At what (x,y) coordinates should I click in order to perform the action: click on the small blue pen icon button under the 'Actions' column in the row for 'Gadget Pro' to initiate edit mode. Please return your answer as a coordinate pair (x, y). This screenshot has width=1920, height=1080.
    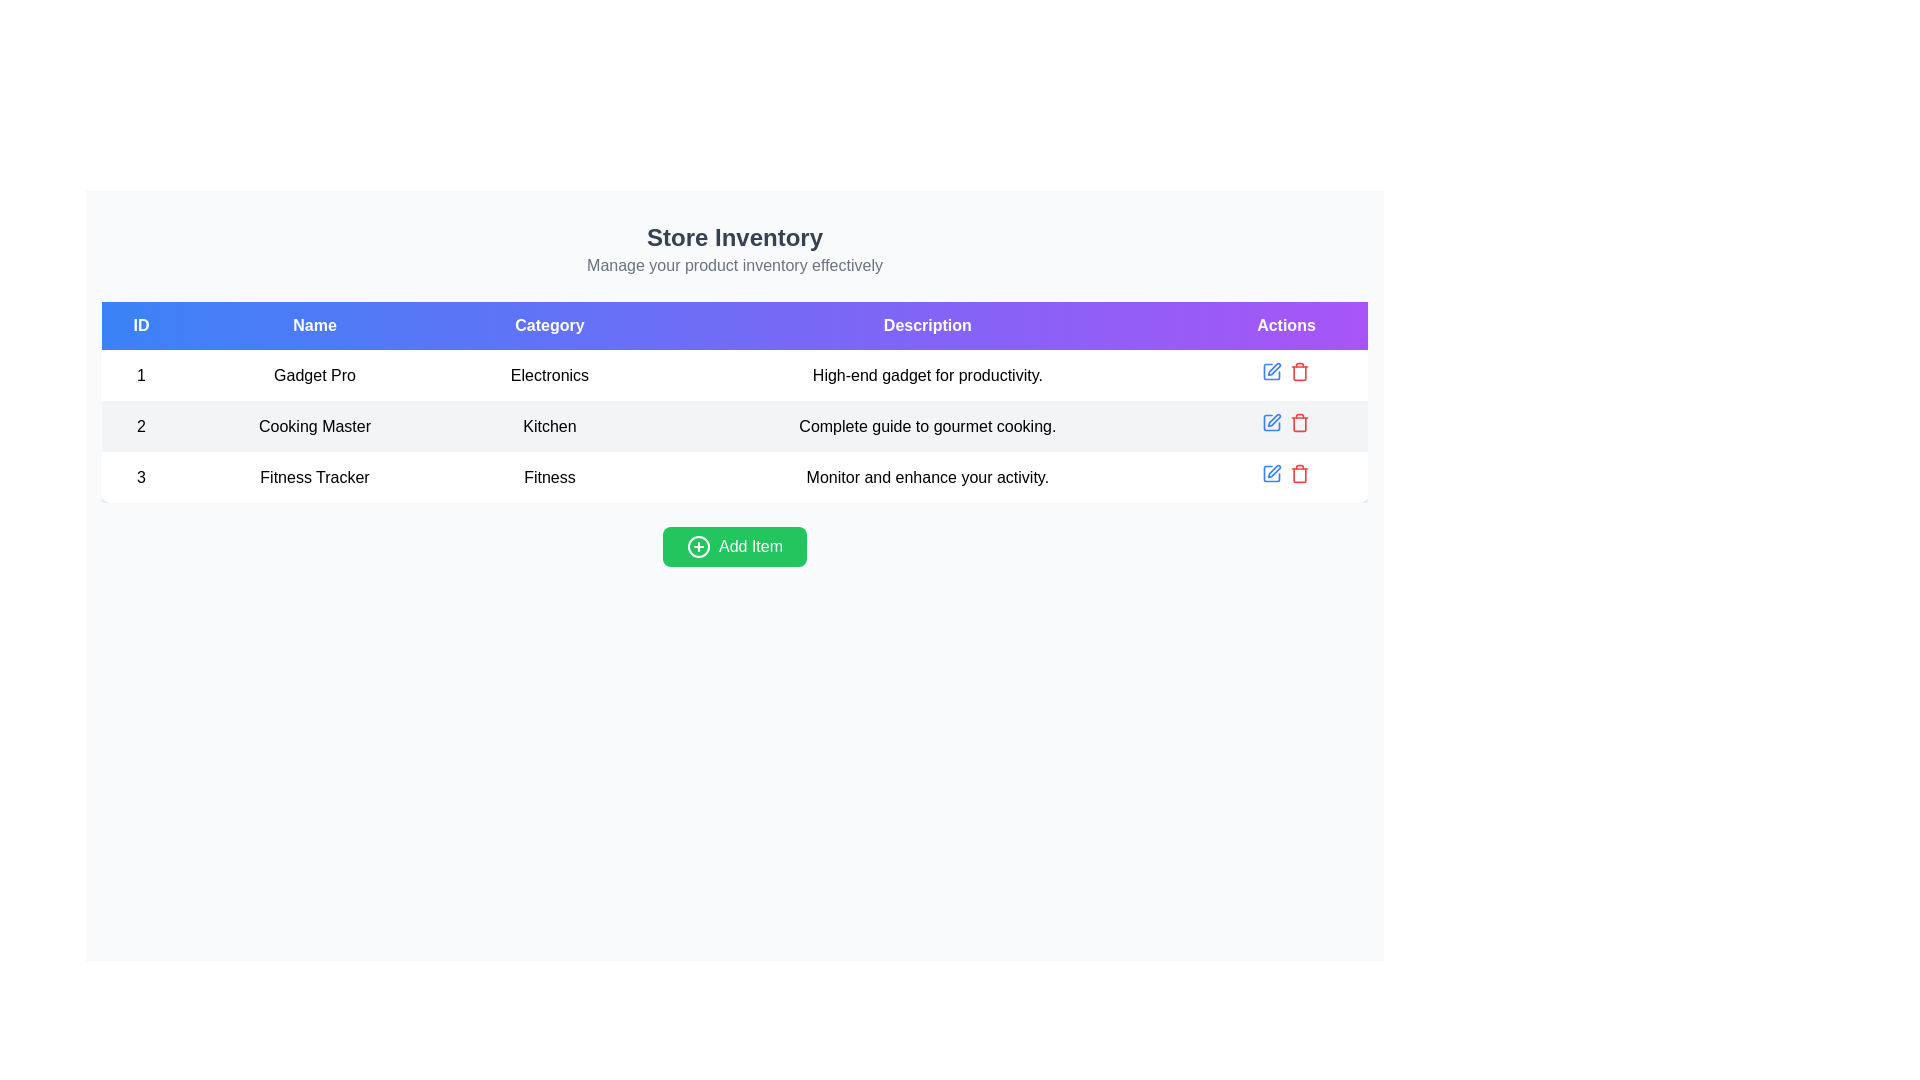
    Looking at the image, I should click on (1271, 371).